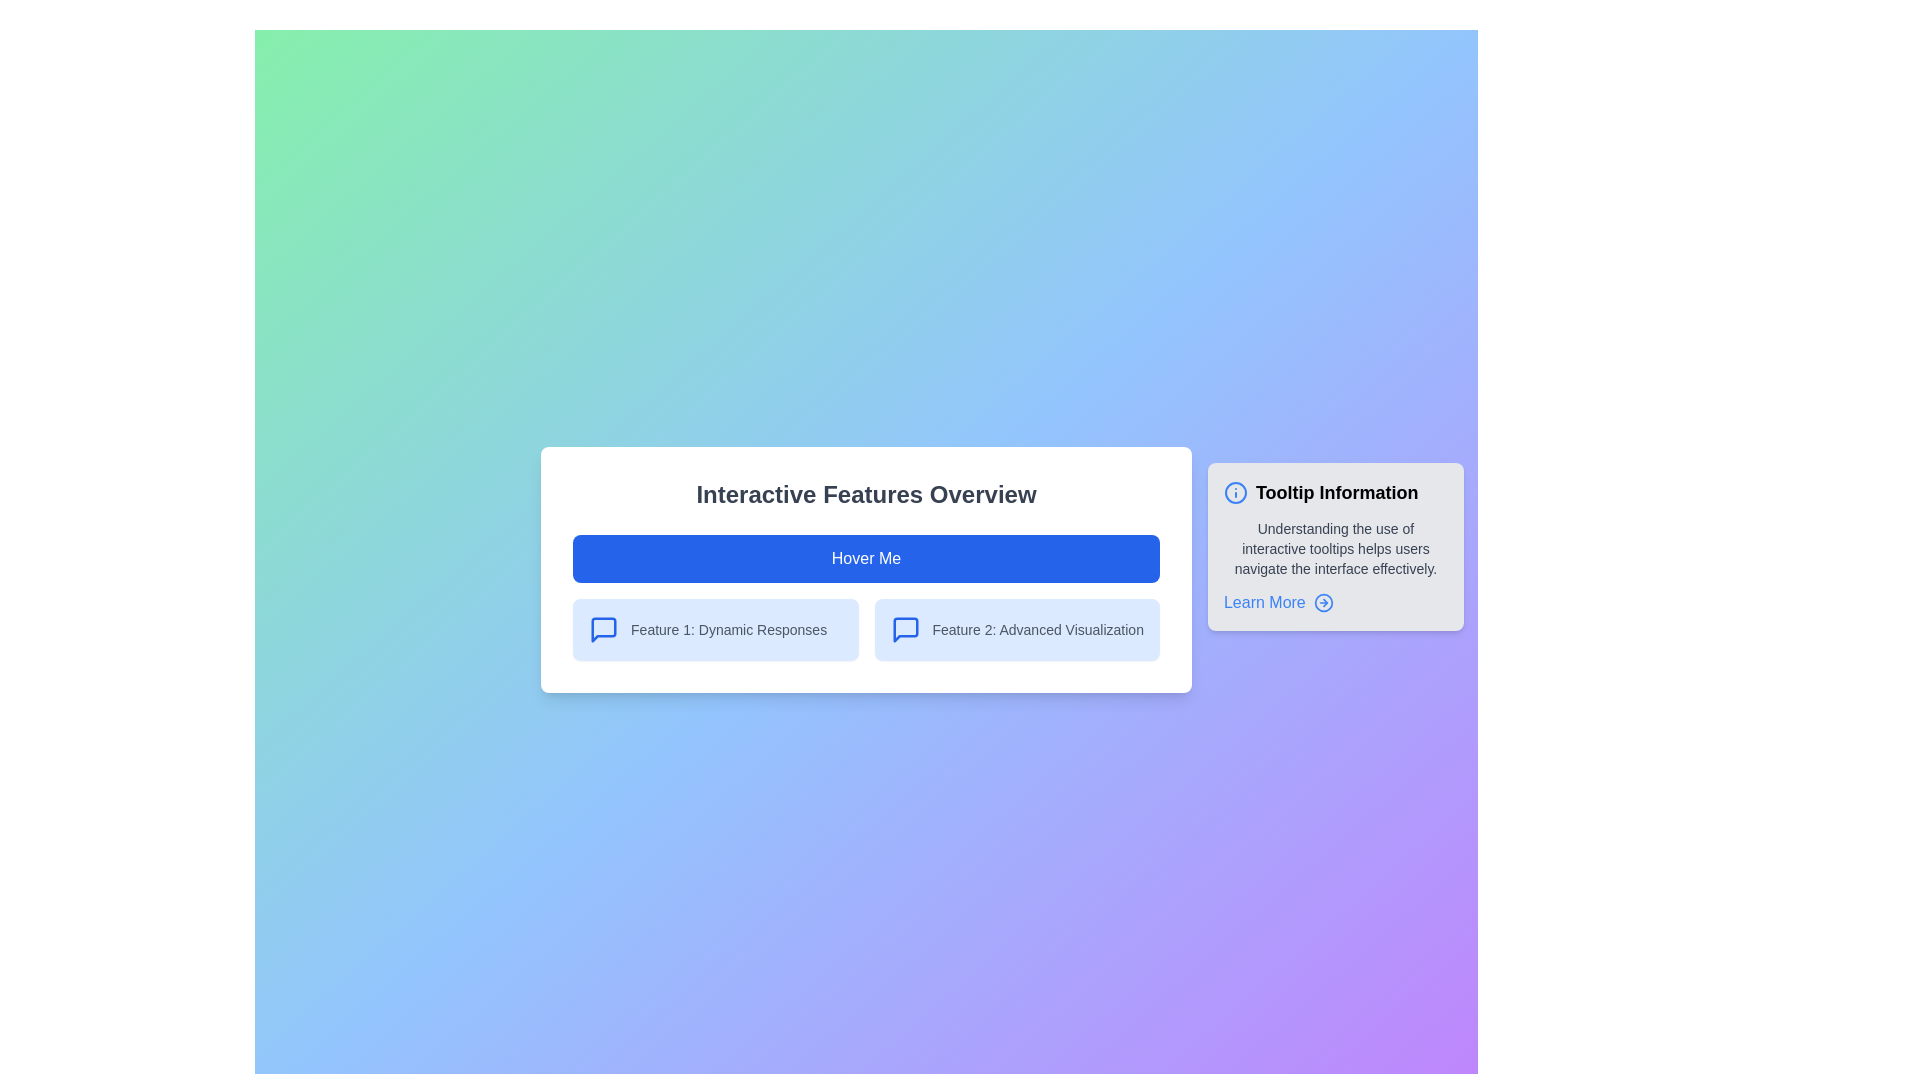  What do you see at coordinates (1323, 601) in the screenshot?
I see `the icon located immediately to the right of the 'Learn More' text to observe any visual changes` at bounding box center [1323, 601].